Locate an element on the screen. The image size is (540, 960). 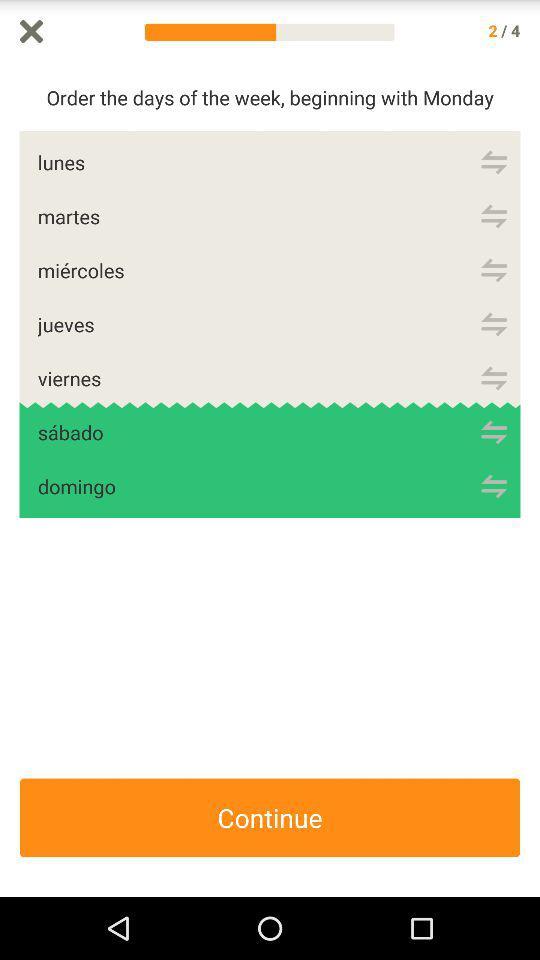
scroll through window is located at coordinates (530, 480).